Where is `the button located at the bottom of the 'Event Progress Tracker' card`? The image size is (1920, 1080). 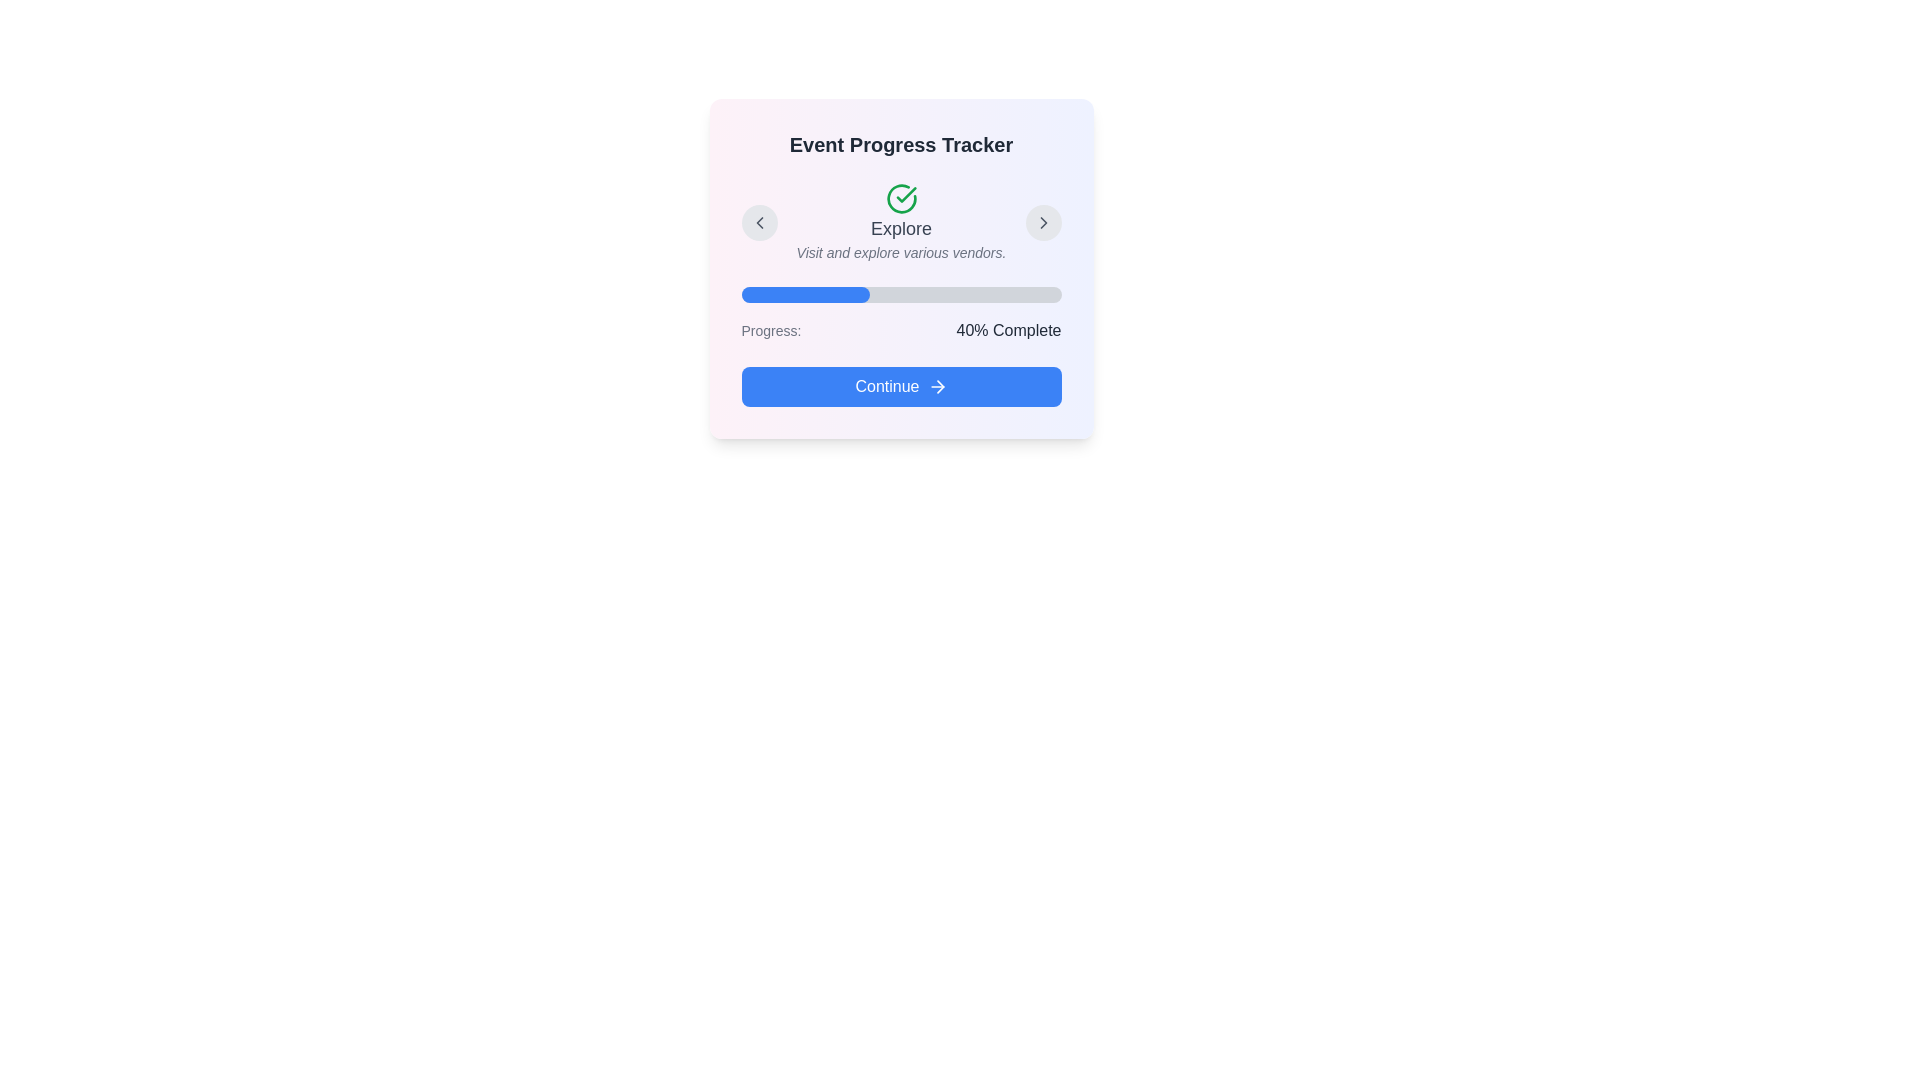
the button located at the bottom of the 'Event Progress Tracker' card is located at coordinates (900, 386).